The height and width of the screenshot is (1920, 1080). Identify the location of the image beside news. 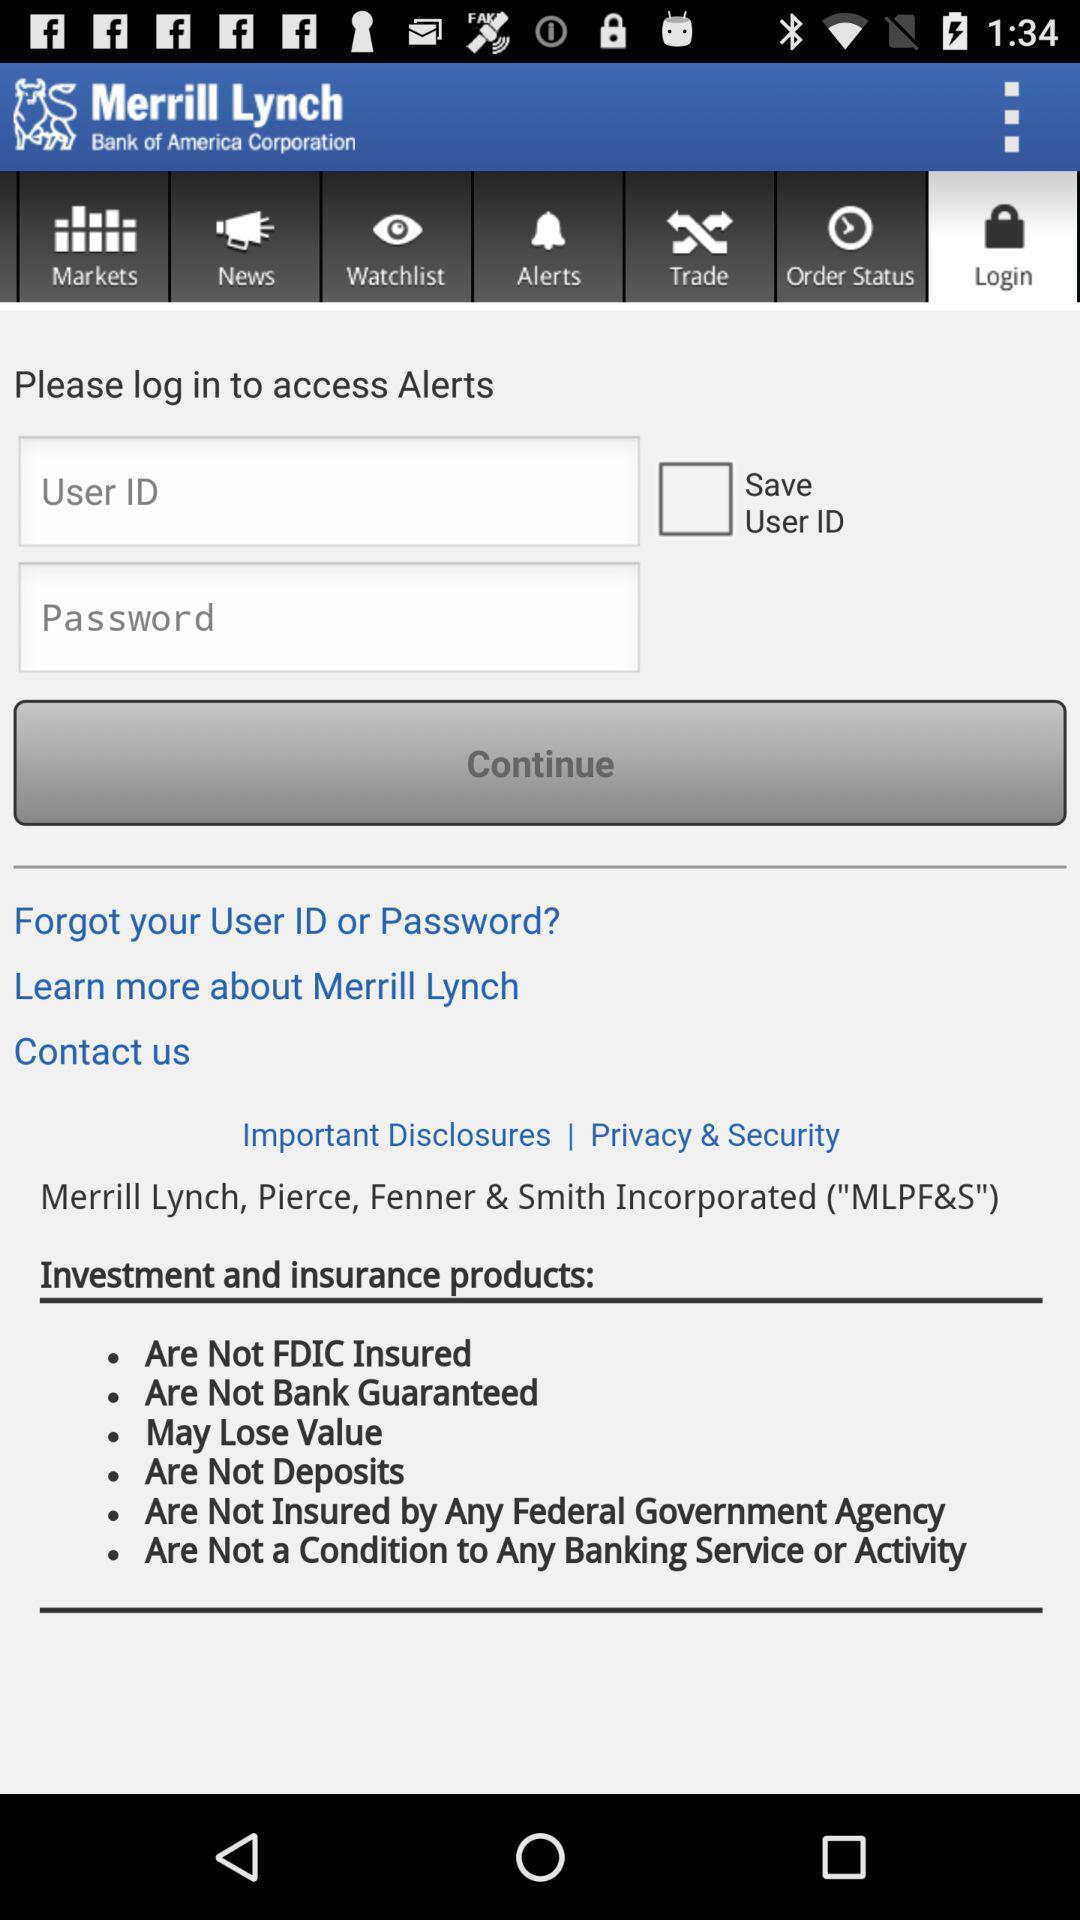
(93, 236).